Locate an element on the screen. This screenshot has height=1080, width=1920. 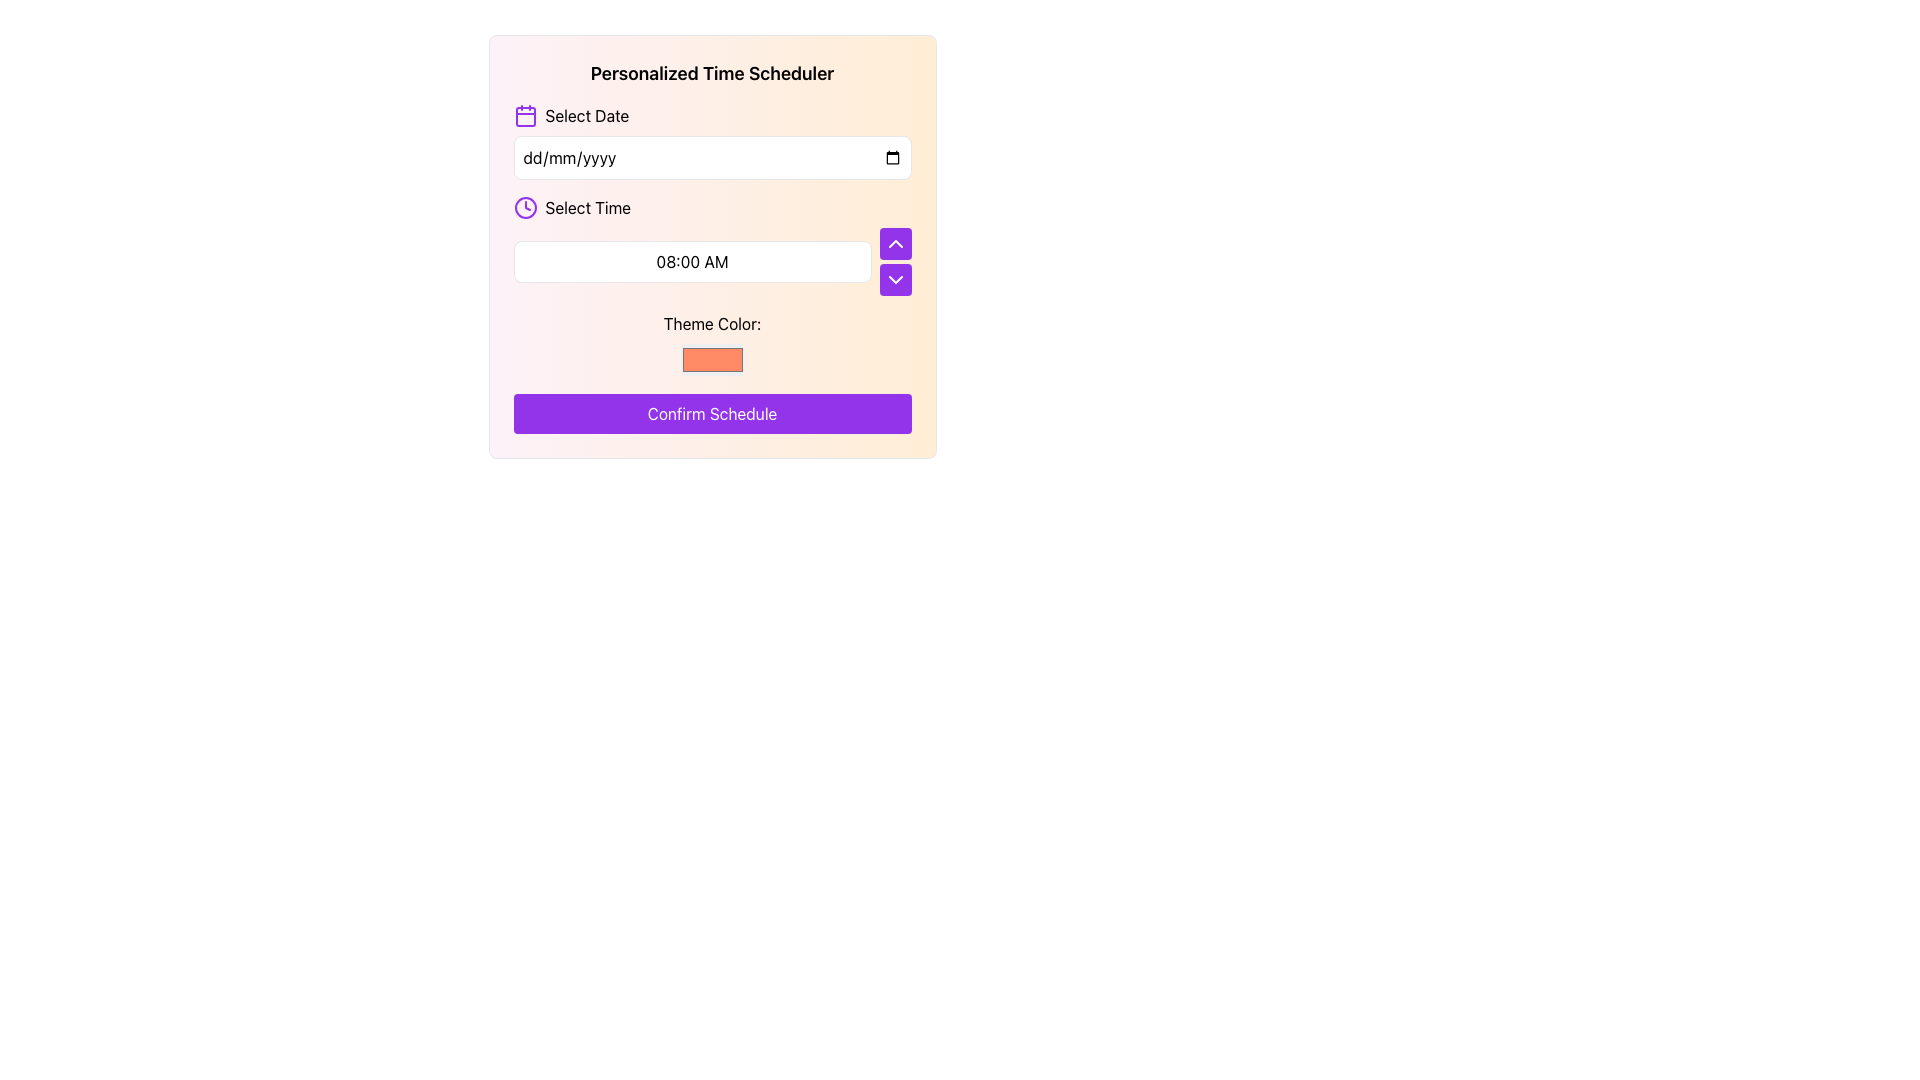
the Color Picker located under the 'Theme Color:' label is located at coordinates (712, 358).